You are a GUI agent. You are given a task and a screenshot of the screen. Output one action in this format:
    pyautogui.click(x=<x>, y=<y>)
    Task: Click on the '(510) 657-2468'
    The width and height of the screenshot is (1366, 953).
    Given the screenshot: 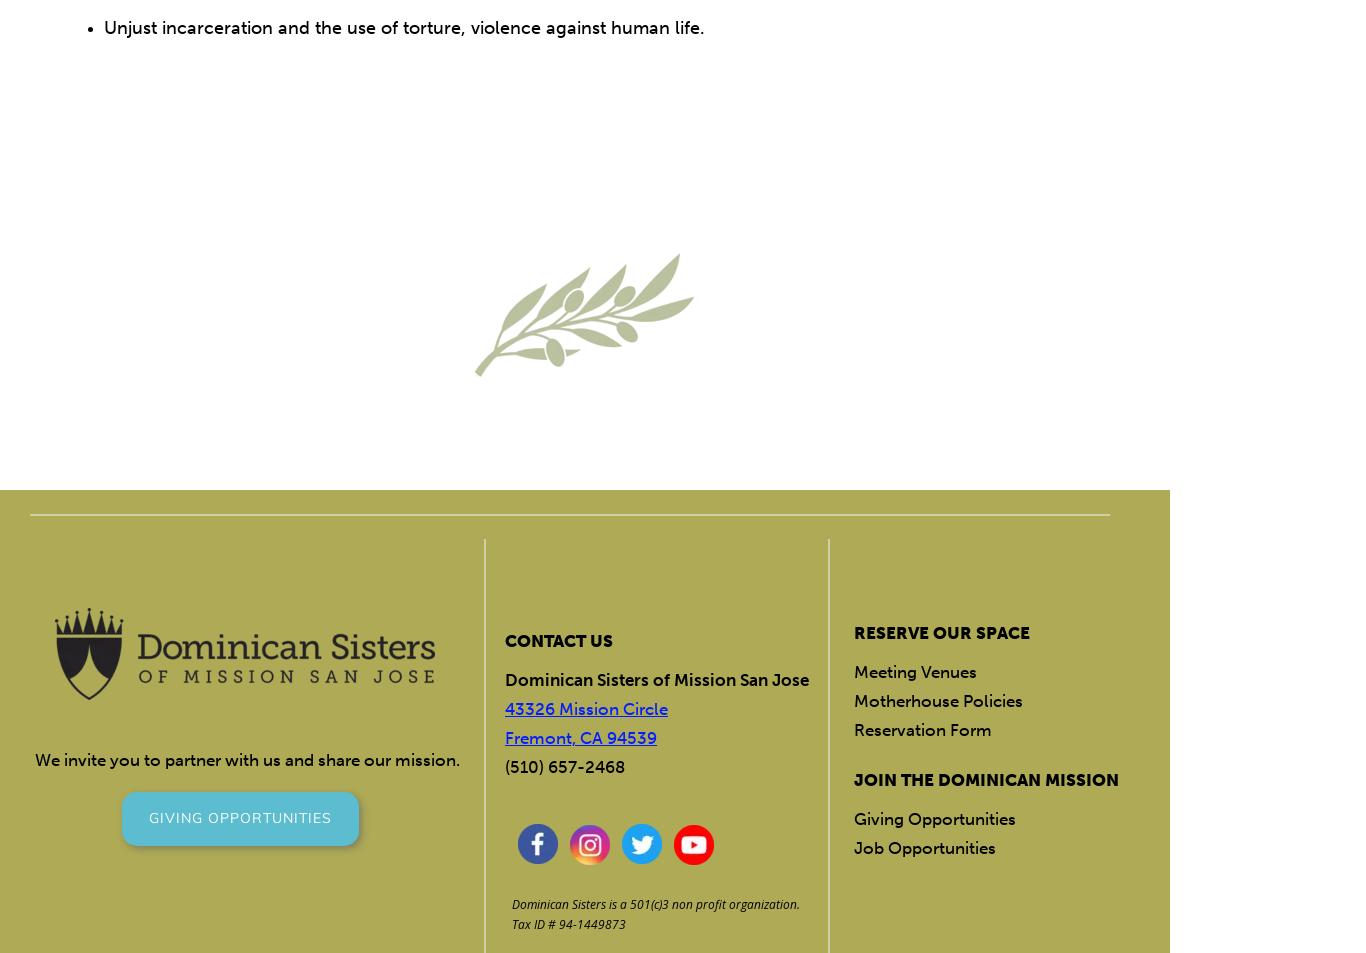 What is the action you would take?
    pyautogui.click(x=564, y=766)
    